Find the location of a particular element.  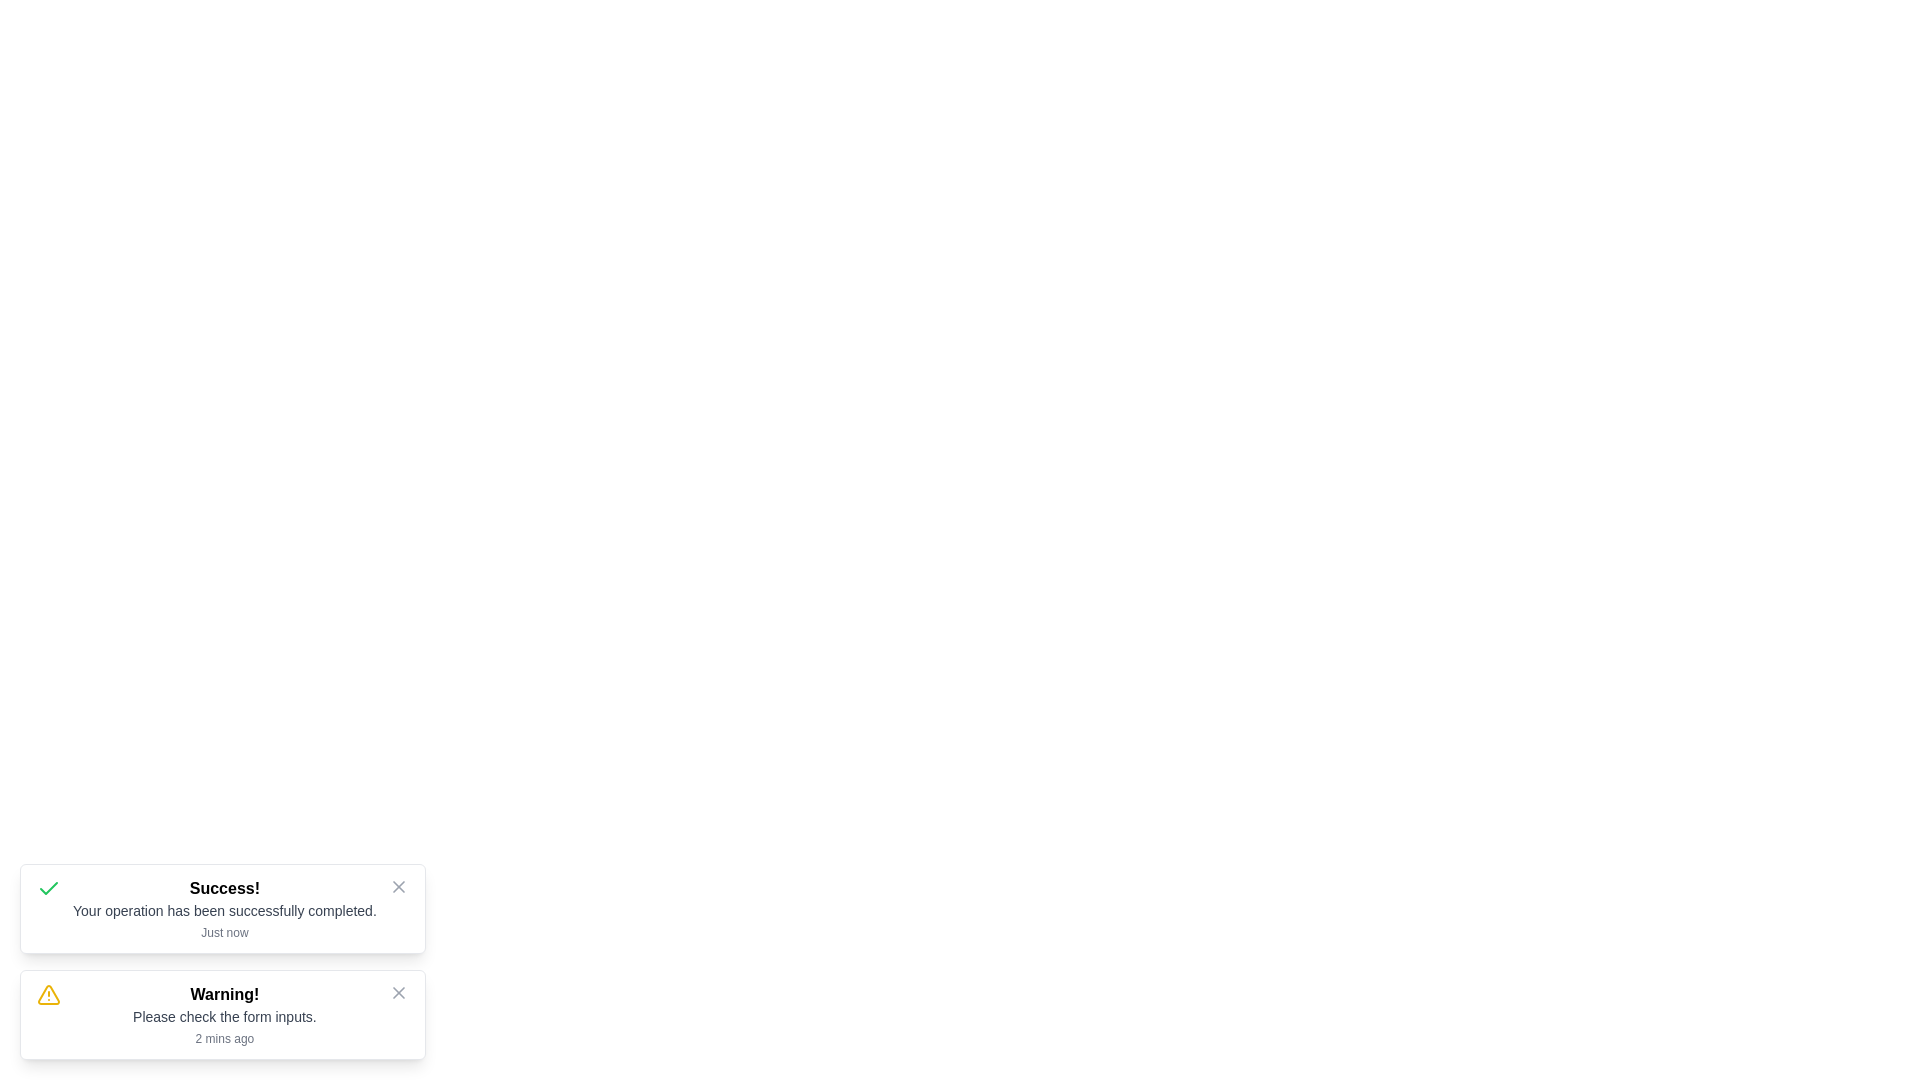

the close button of the notification to dismiss it is located at coordinates (398, 886).